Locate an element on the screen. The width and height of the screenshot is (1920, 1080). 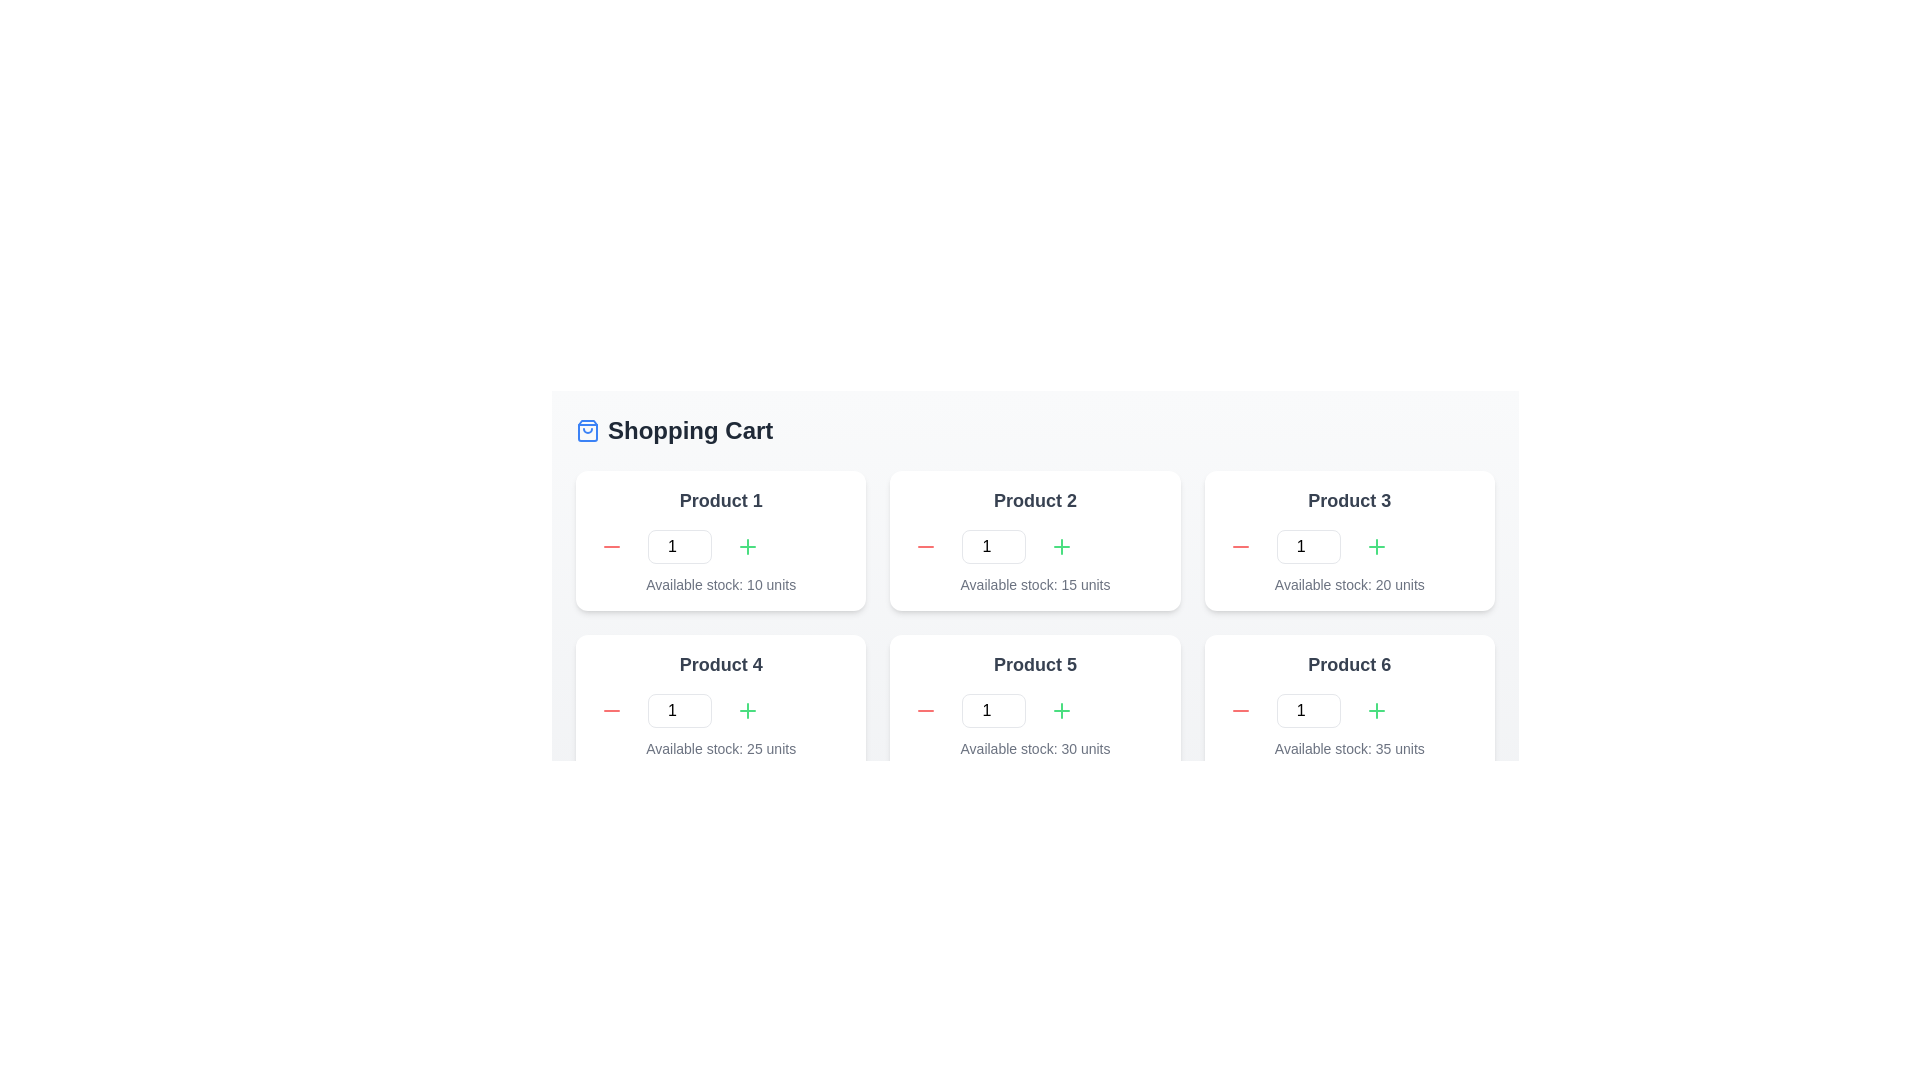
the minus sign SVG icon within the red circular button located to the left of the quantity input box for 'Product 2' in the shopping cart interface is located at coordinates (925, 547).